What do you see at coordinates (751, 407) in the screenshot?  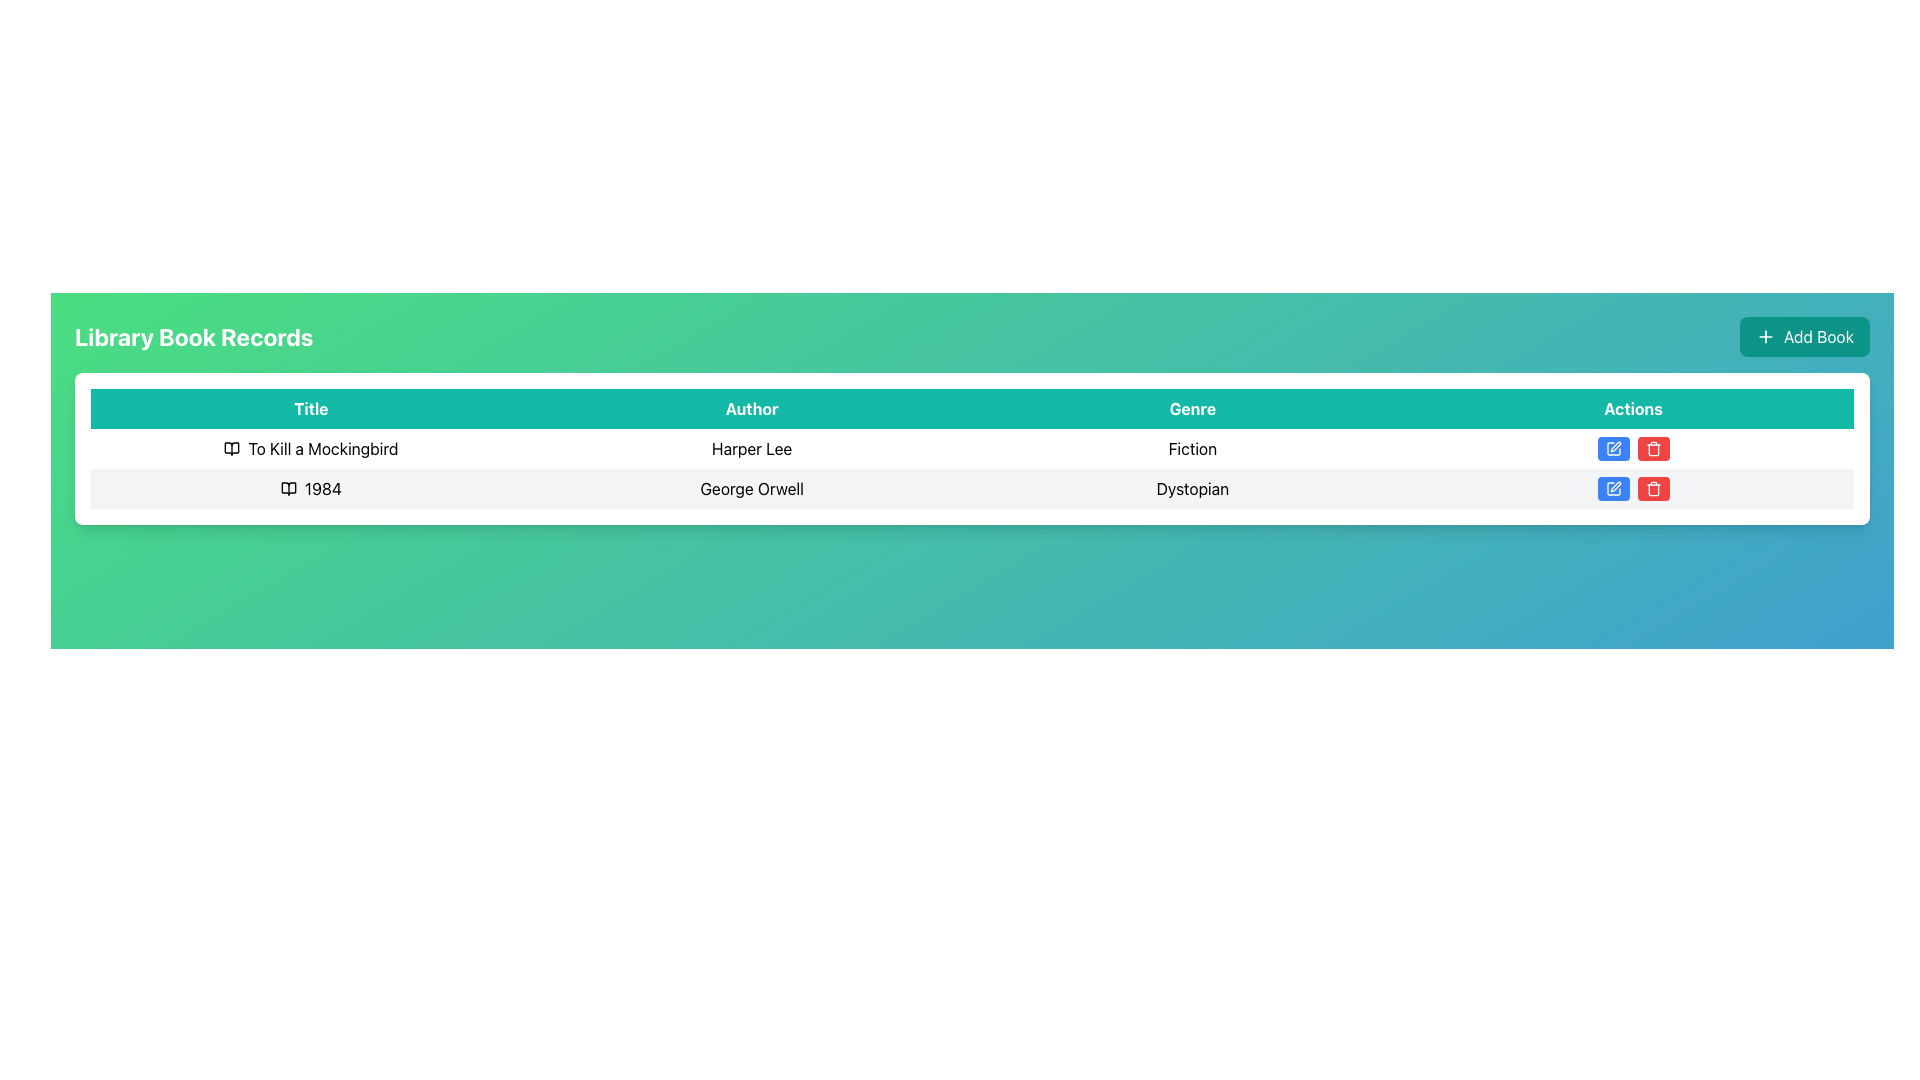 I see `the 'Author' text label, which is a rectangular area with a solid teal background and white bold text, located in the header row of a table between 'Title' and 'Genre'` at bounding box center [751, 407].